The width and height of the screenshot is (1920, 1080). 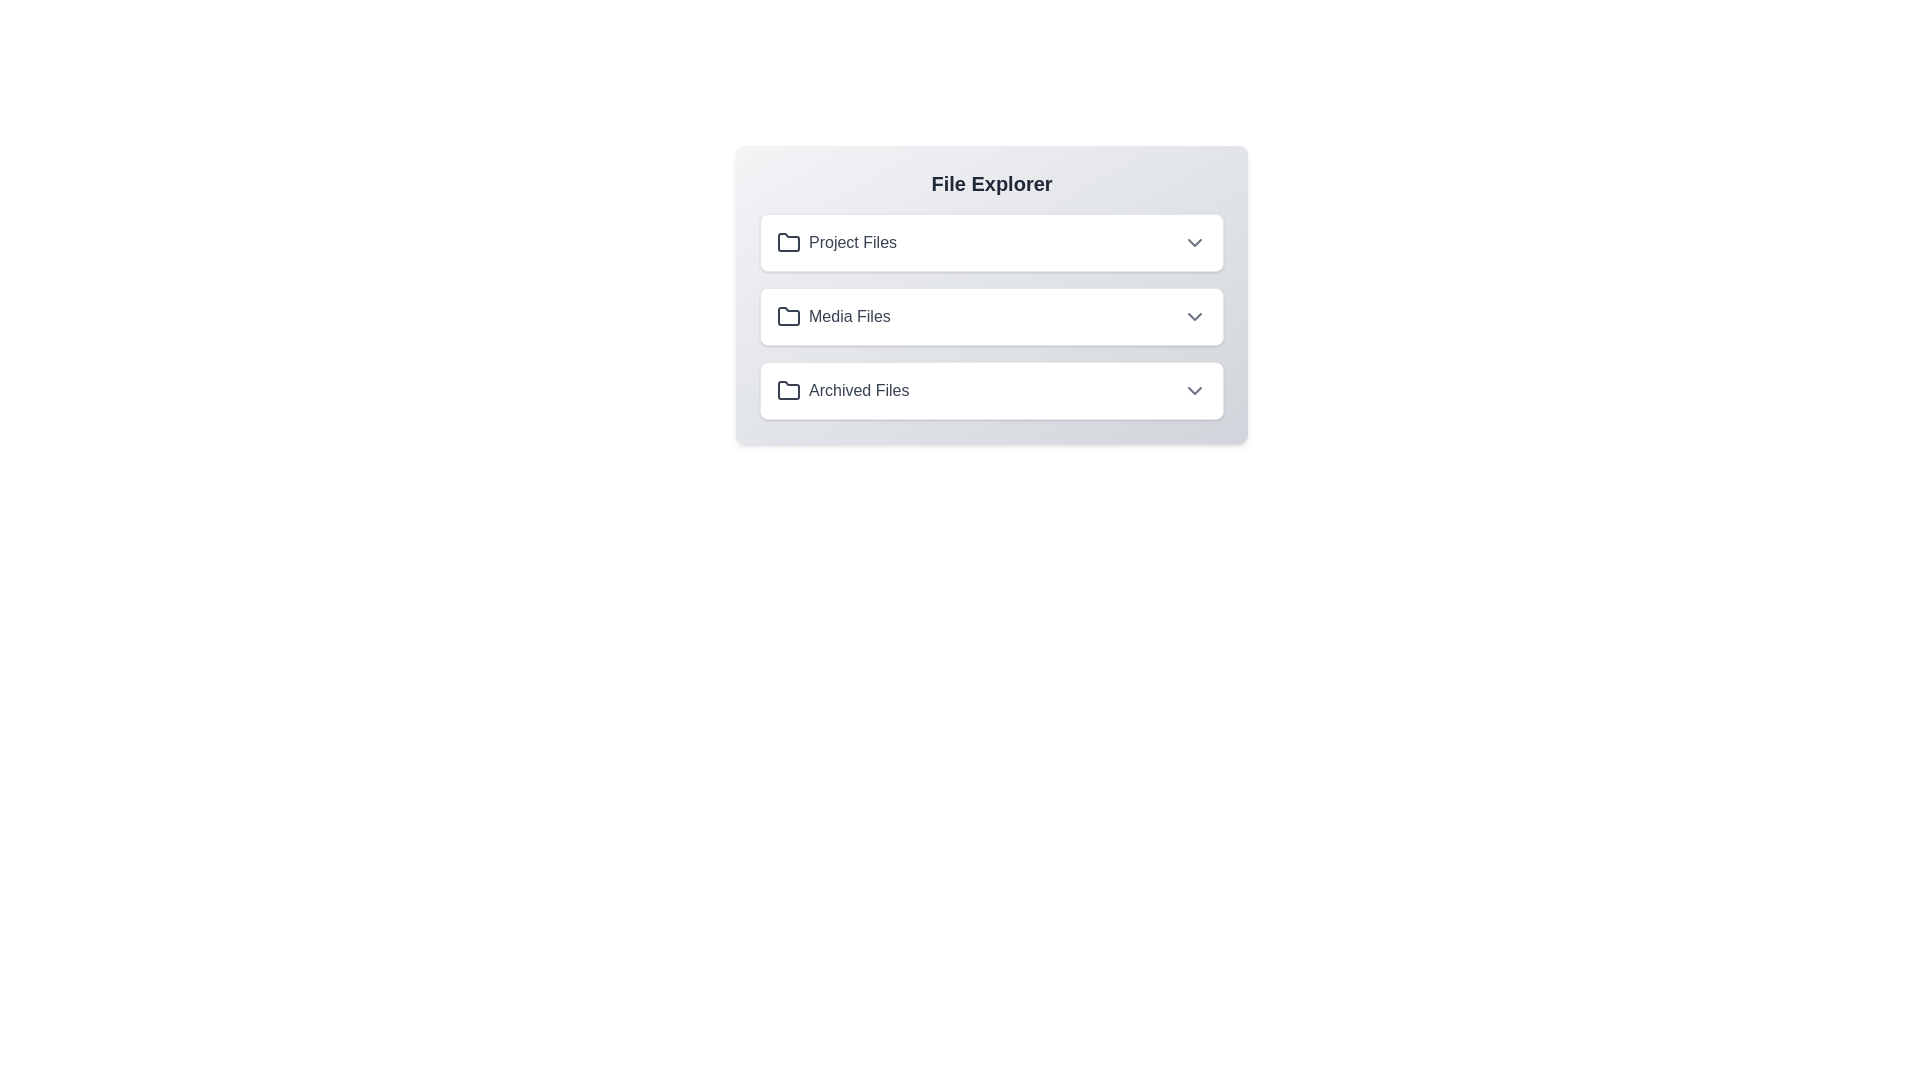 I want to click on the toggle button for the folder named Project Files, so click(x=1195, y=242).